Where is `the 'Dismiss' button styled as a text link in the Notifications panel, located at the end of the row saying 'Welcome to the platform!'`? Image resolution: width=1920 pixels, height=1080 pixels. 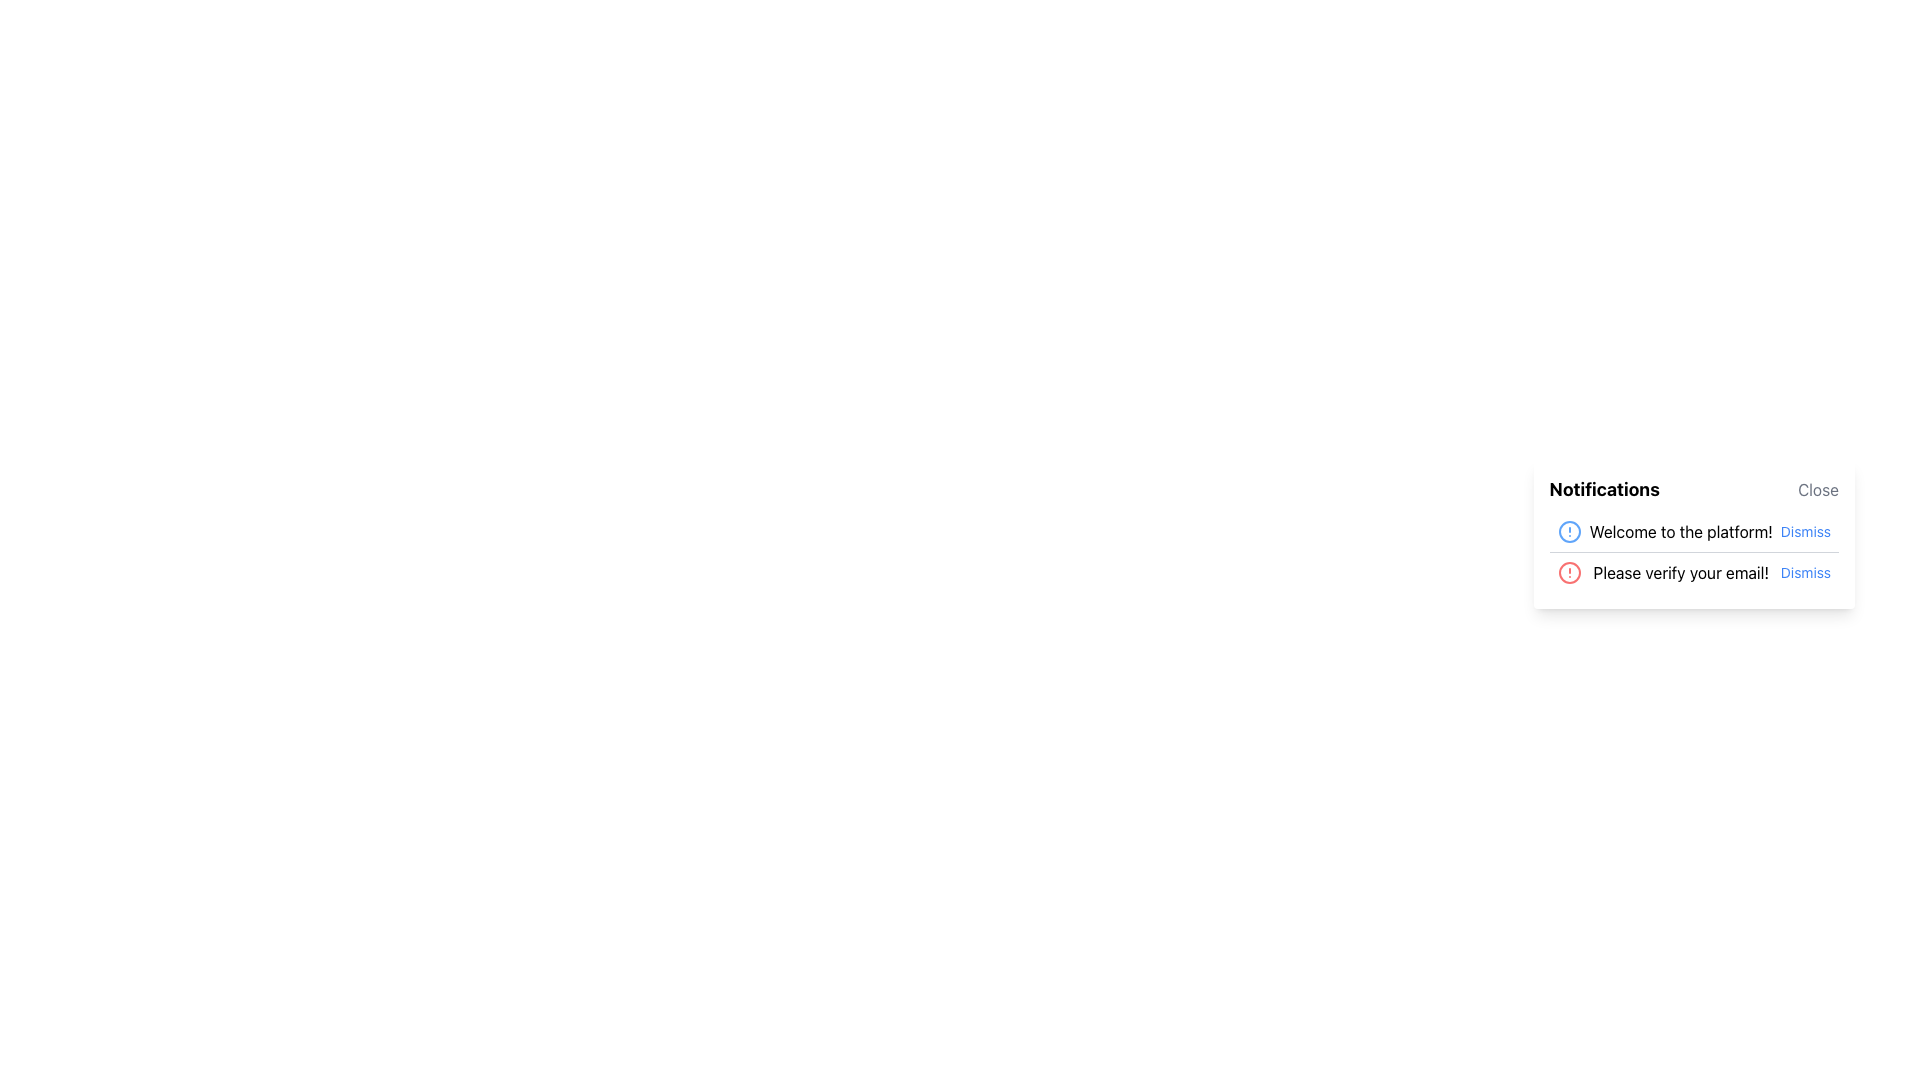
the 'Dismiss' button styled as a text link in the Notifications panel, located at the end of the row saying 'Welcome to the platform!' is located at coordinates (1805, 531).